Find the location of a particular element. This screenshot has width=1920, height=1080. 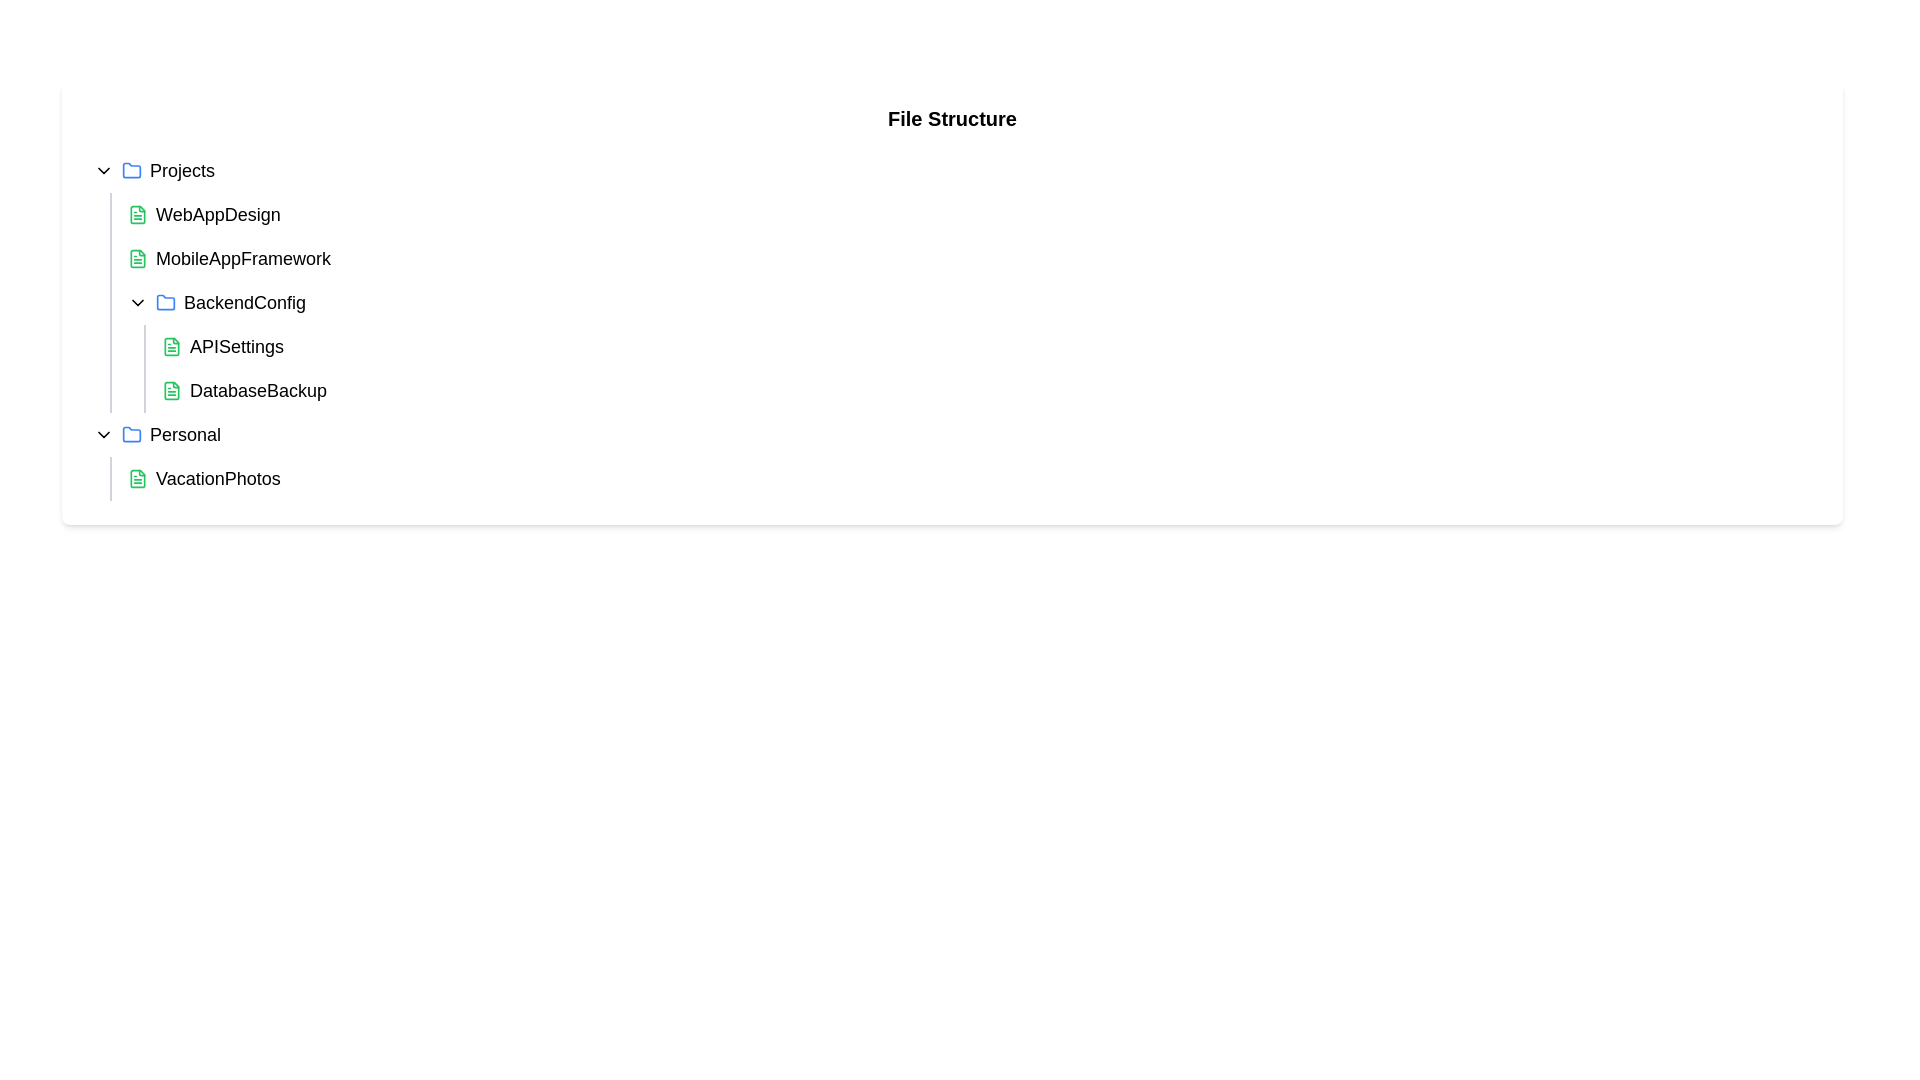

the static text label displaying the word 'Personal' in bold is located at coordinates (185, 434).